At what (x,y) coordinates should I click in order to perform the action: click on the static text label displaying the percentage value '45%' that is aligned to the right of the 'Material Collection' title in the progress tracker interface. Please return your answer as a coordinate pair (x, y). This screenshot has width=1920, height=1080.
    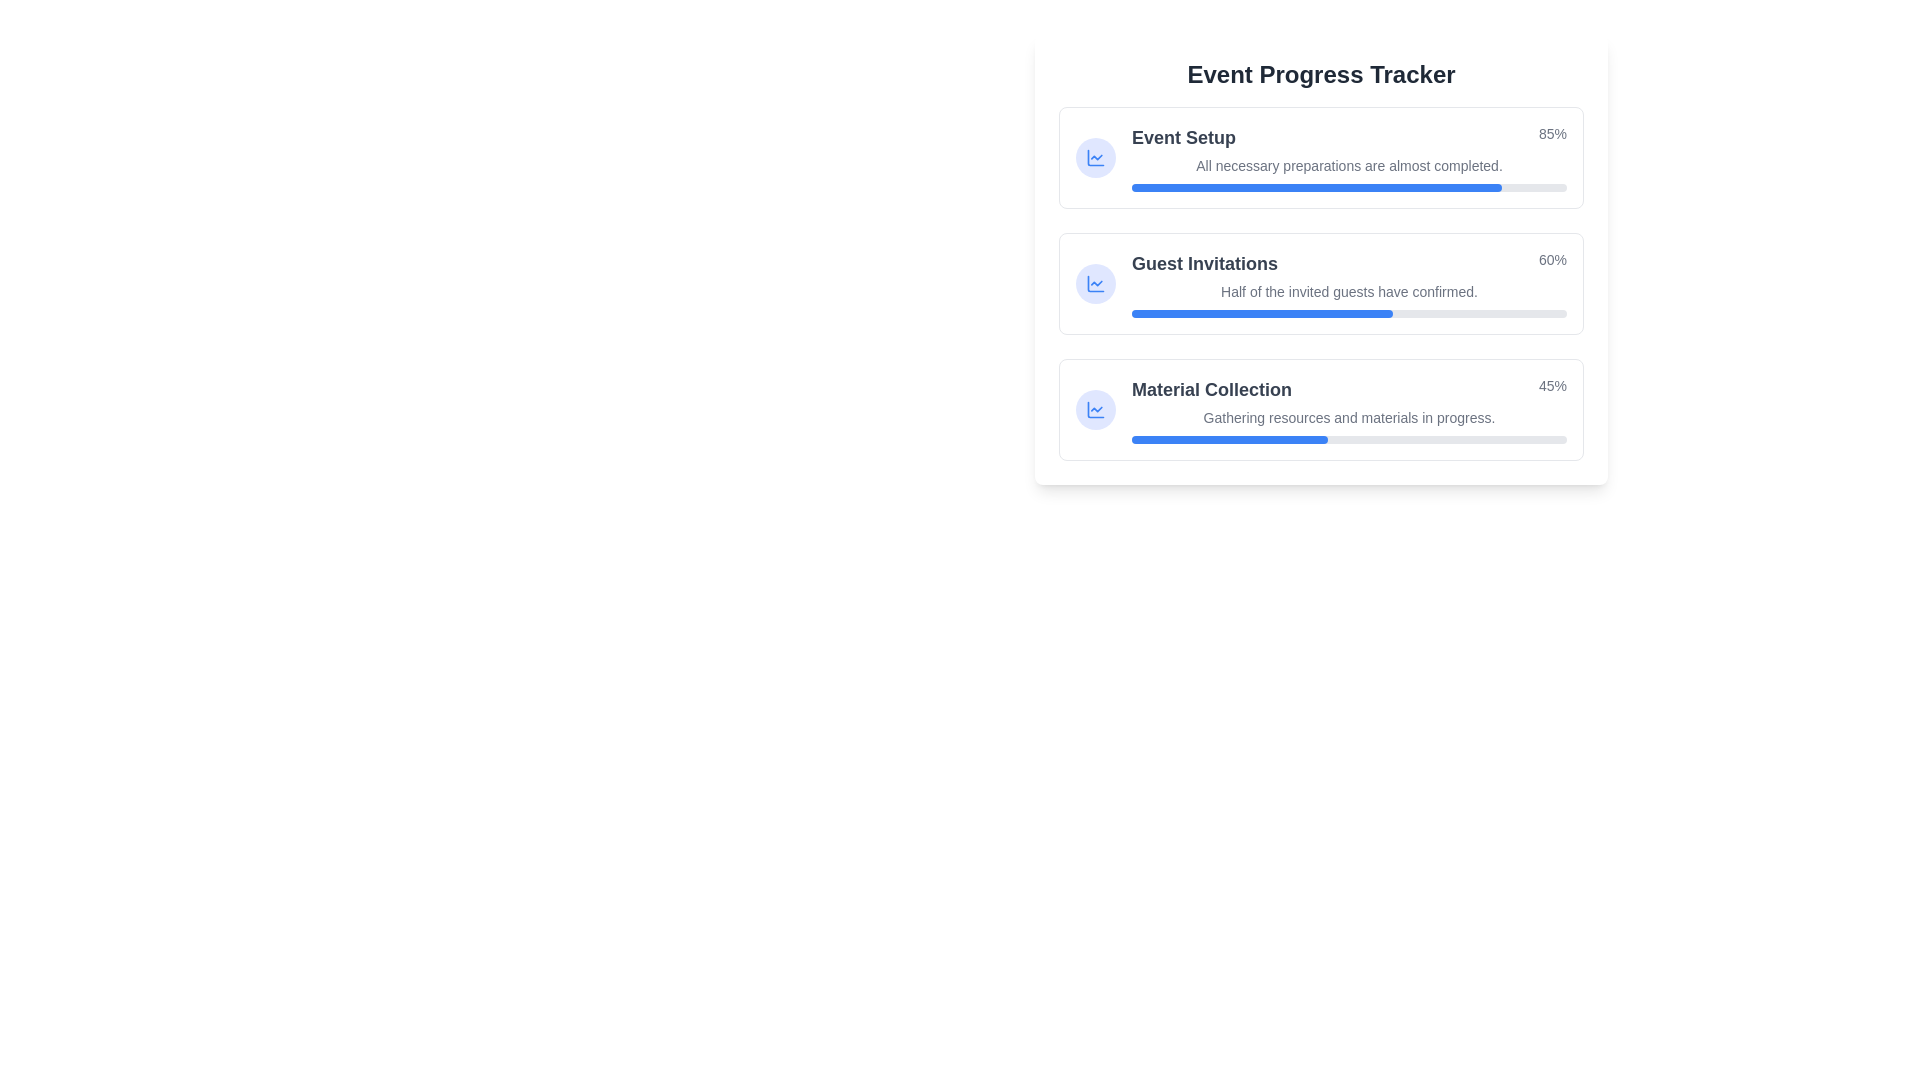
    Looking at the image, I should click on (1551, 389).